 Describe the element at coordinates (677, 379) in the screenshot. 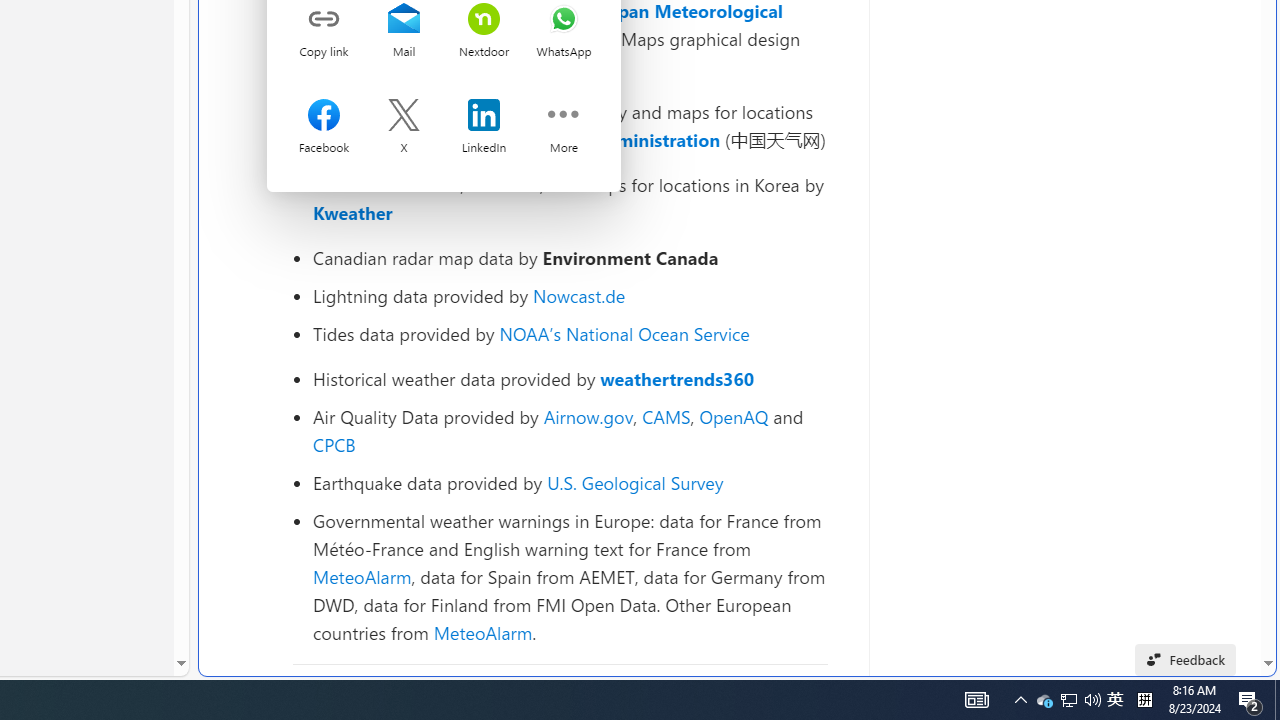

I see `'weathertrends360'` at that location.